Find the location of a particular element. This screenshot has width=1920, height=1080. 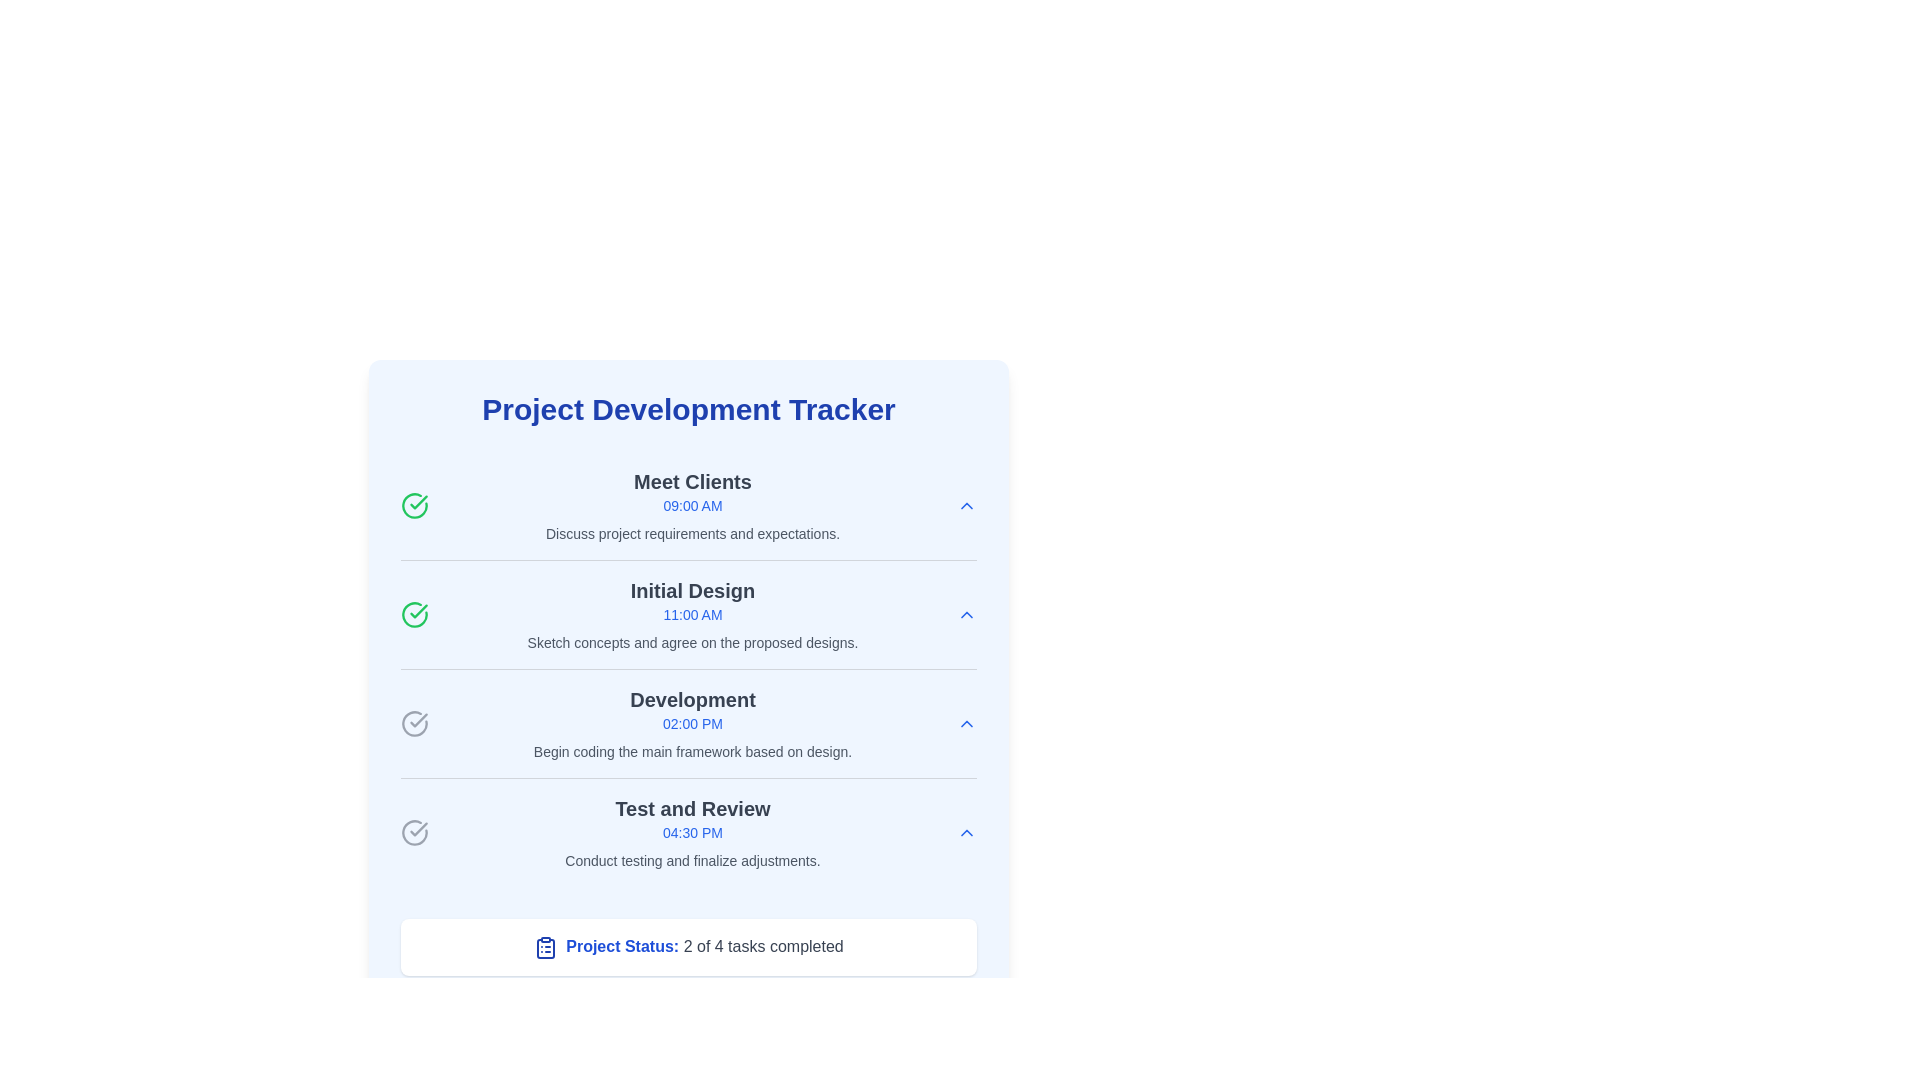

the collapse button located at the far right of the 'Meet Clients' section, adjacent to the time text '09:00 AM', to hide the meeting details is located at coordinates (966, 504).